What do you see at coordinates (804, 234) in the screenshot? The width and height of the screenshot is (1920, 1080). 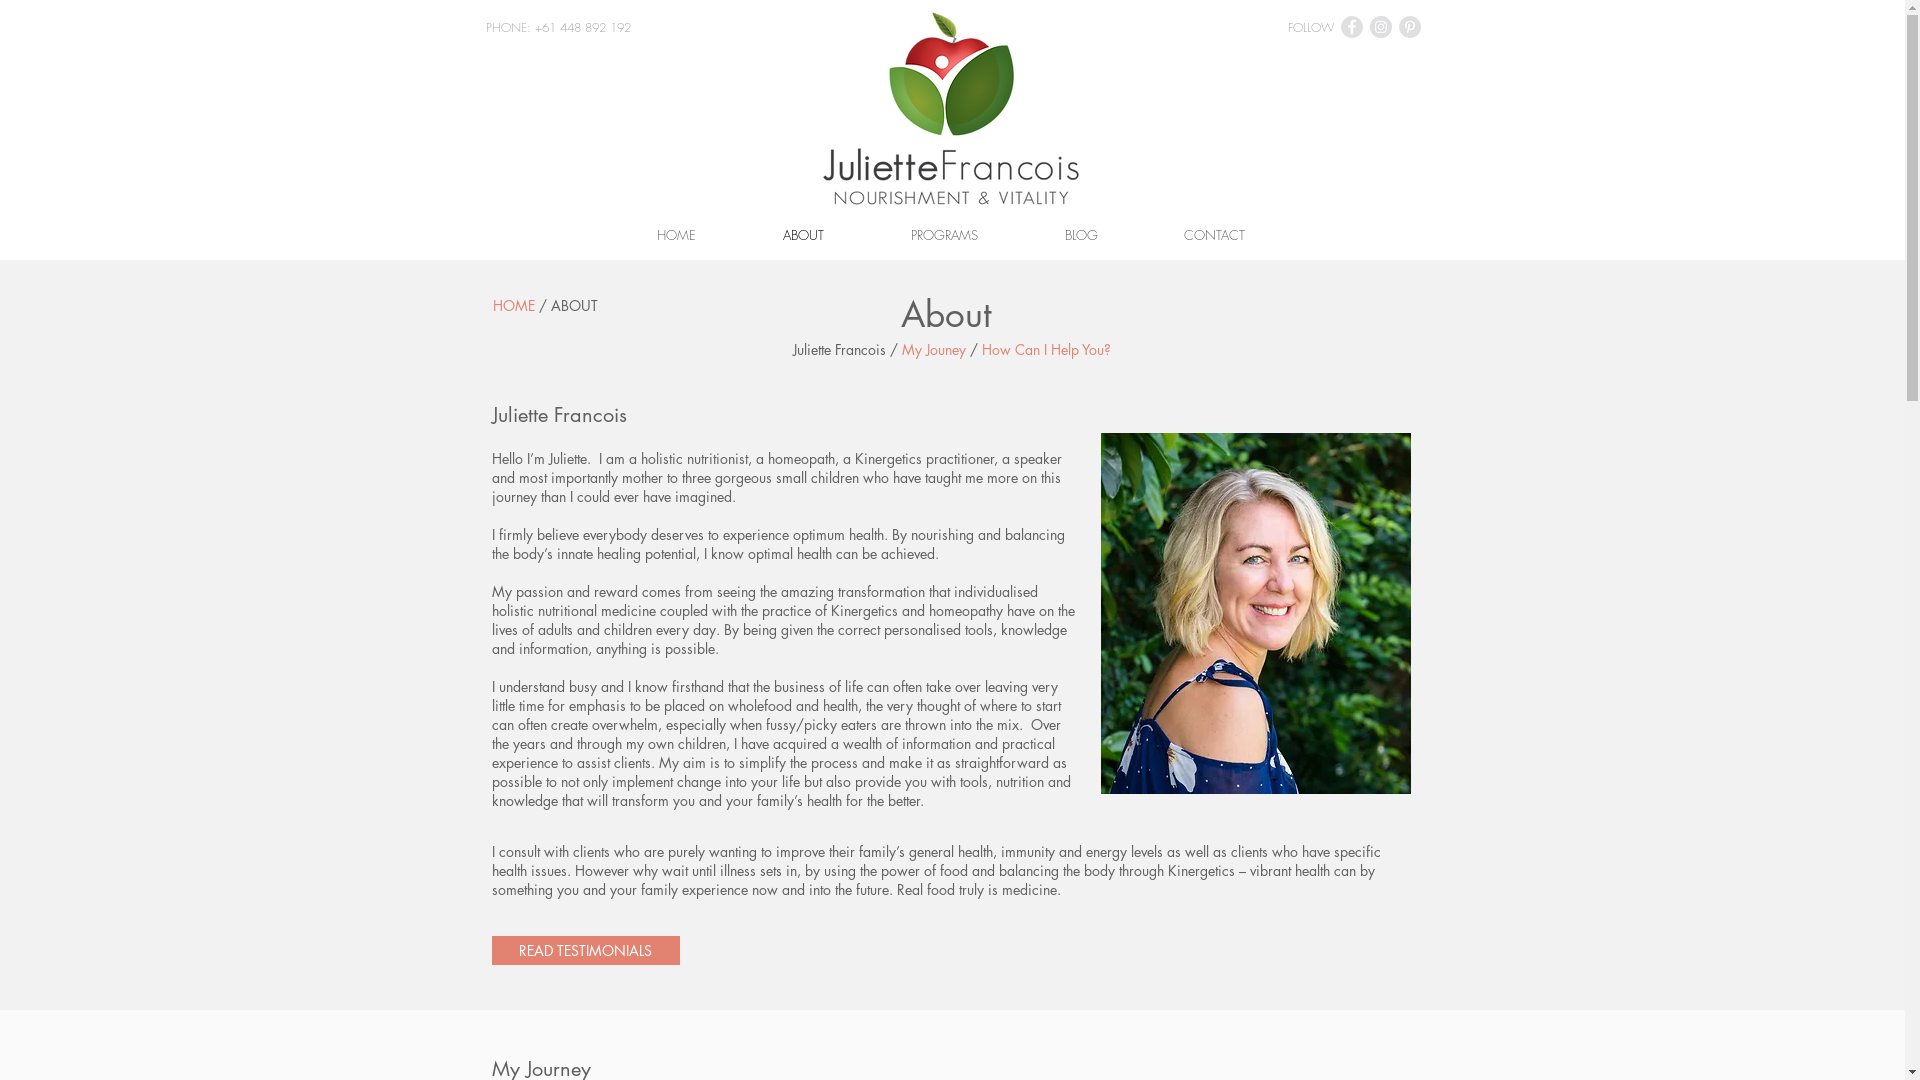 I see `'ABOUT'` at bounding box center [804, 234].